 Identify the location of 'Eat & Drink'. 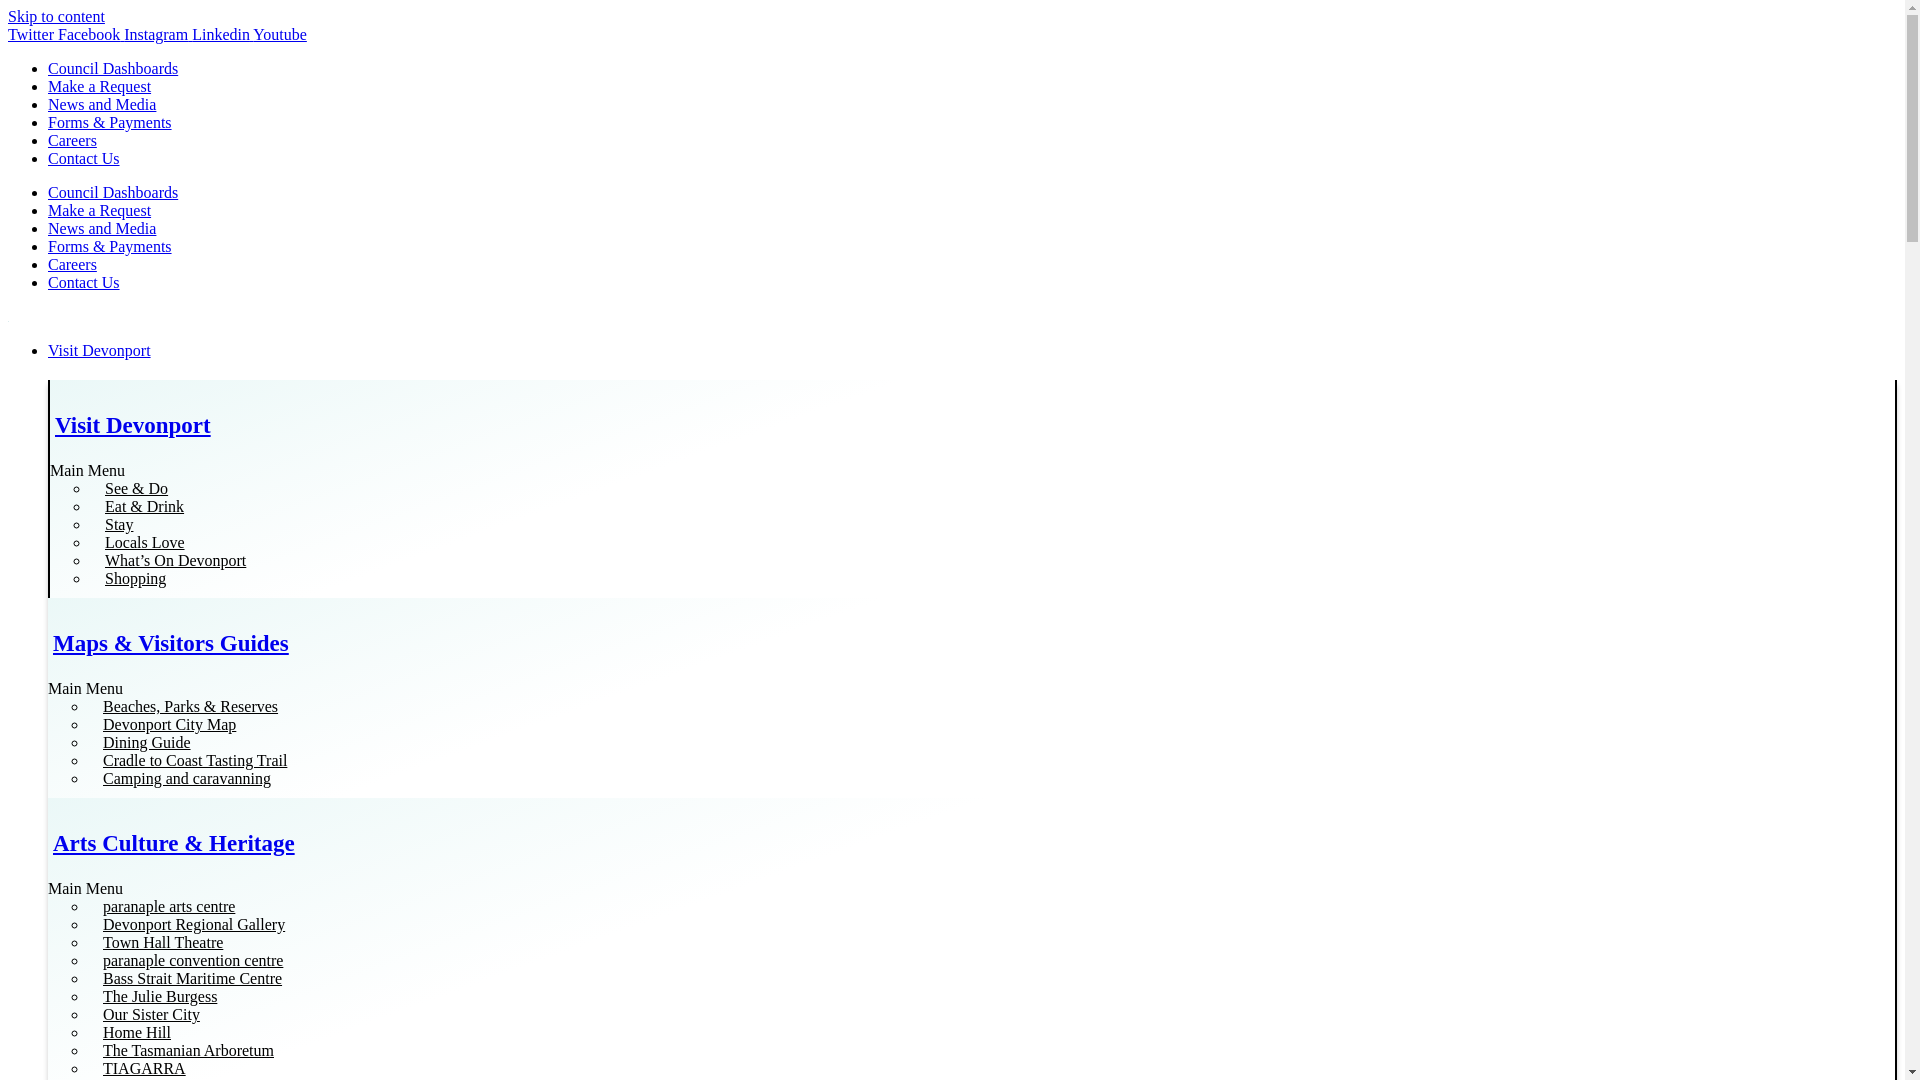
(143, 505).